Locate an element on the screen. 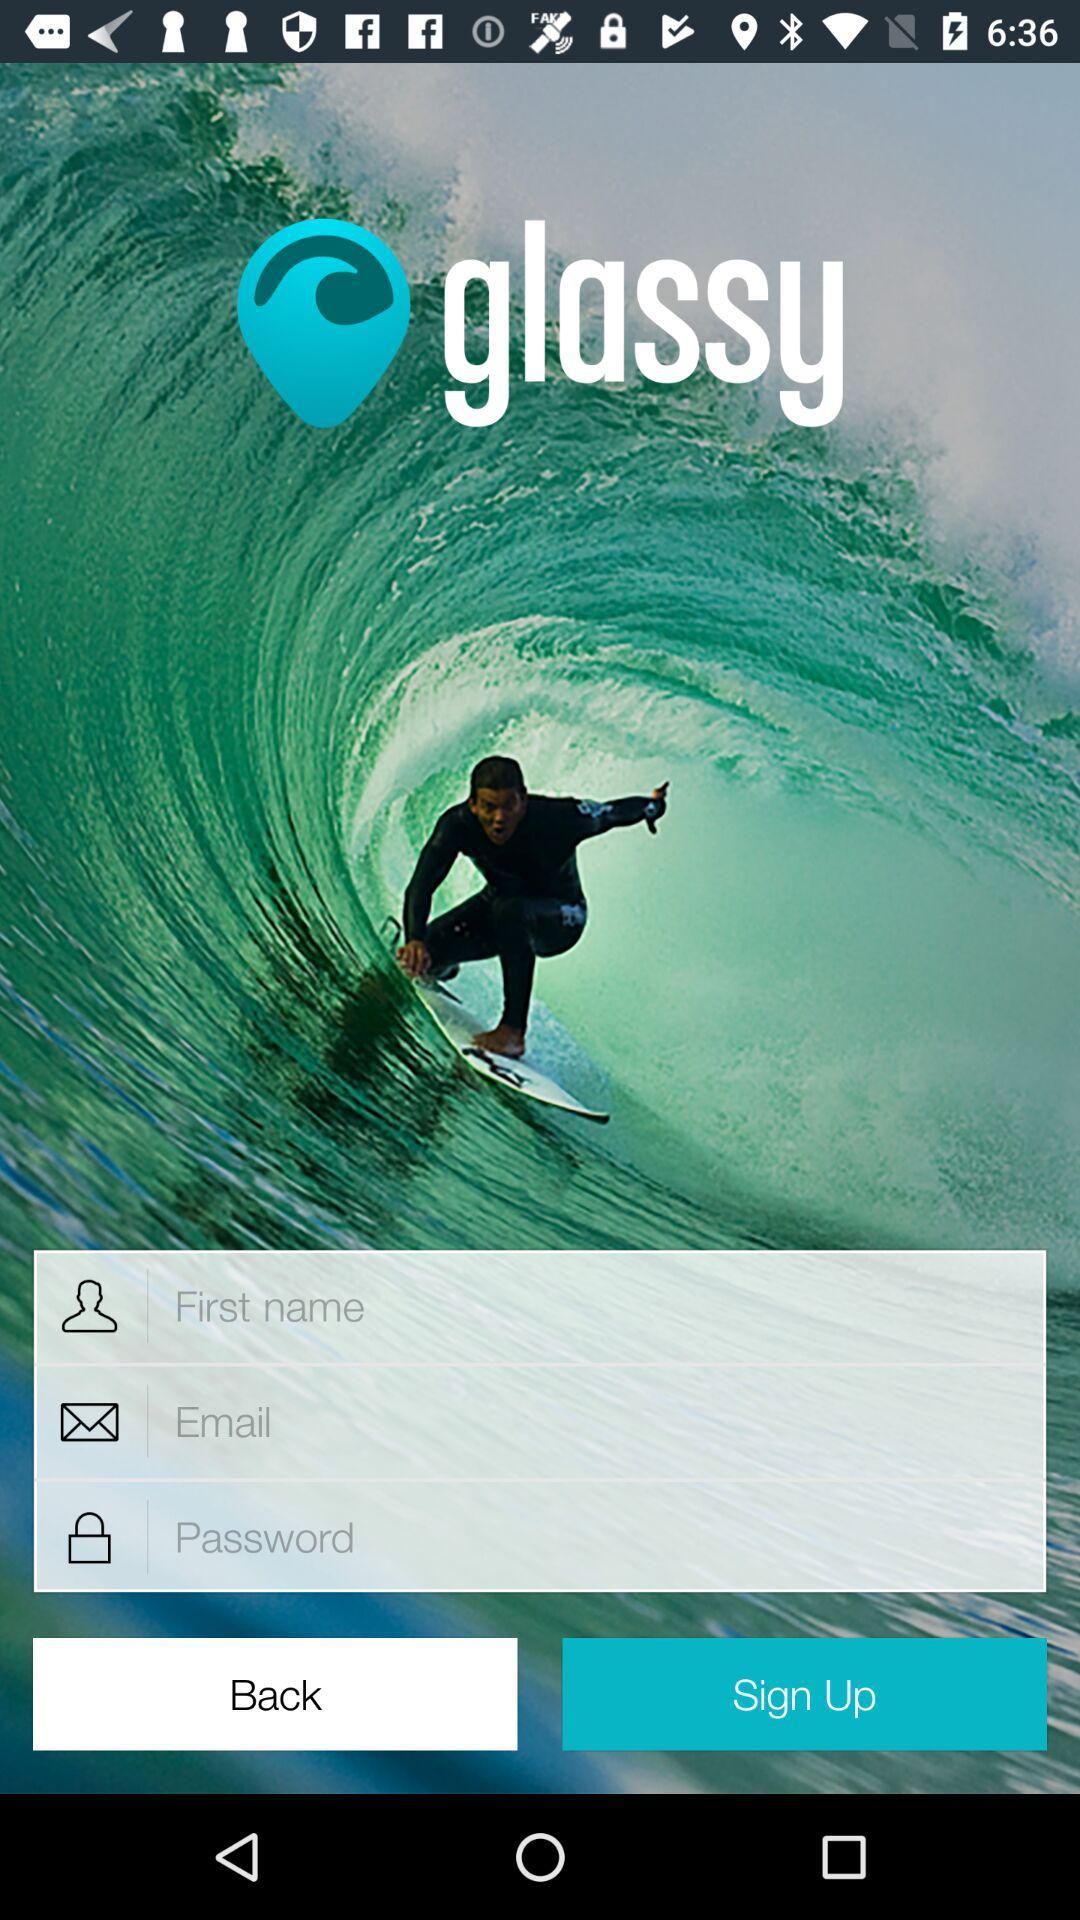  sign up icon is located at coordinates (803, 1693).